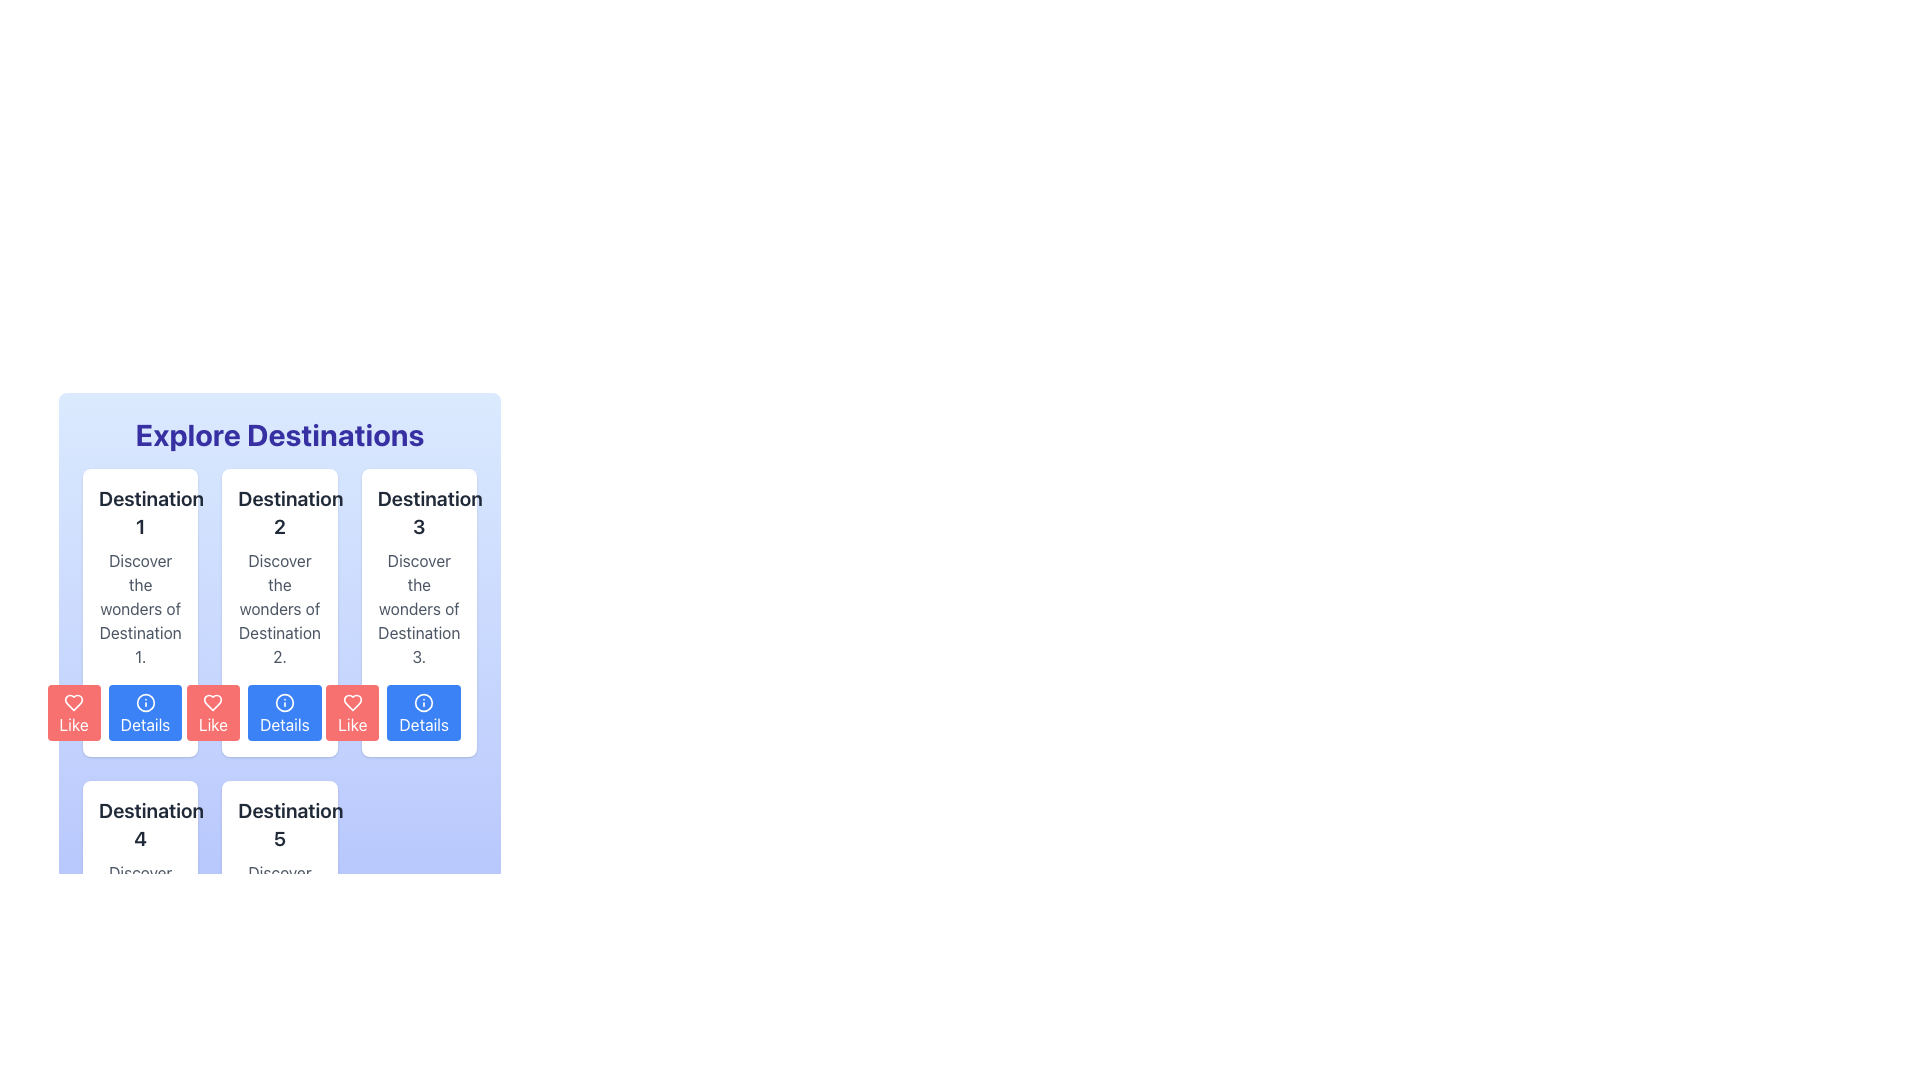  Describe the element at coordinates (213, 712) in the screenshot. I see `the 'Like' button located under the 'Destination 2' card, which is the first button in a group of horizontally aligned buttons` at that location.